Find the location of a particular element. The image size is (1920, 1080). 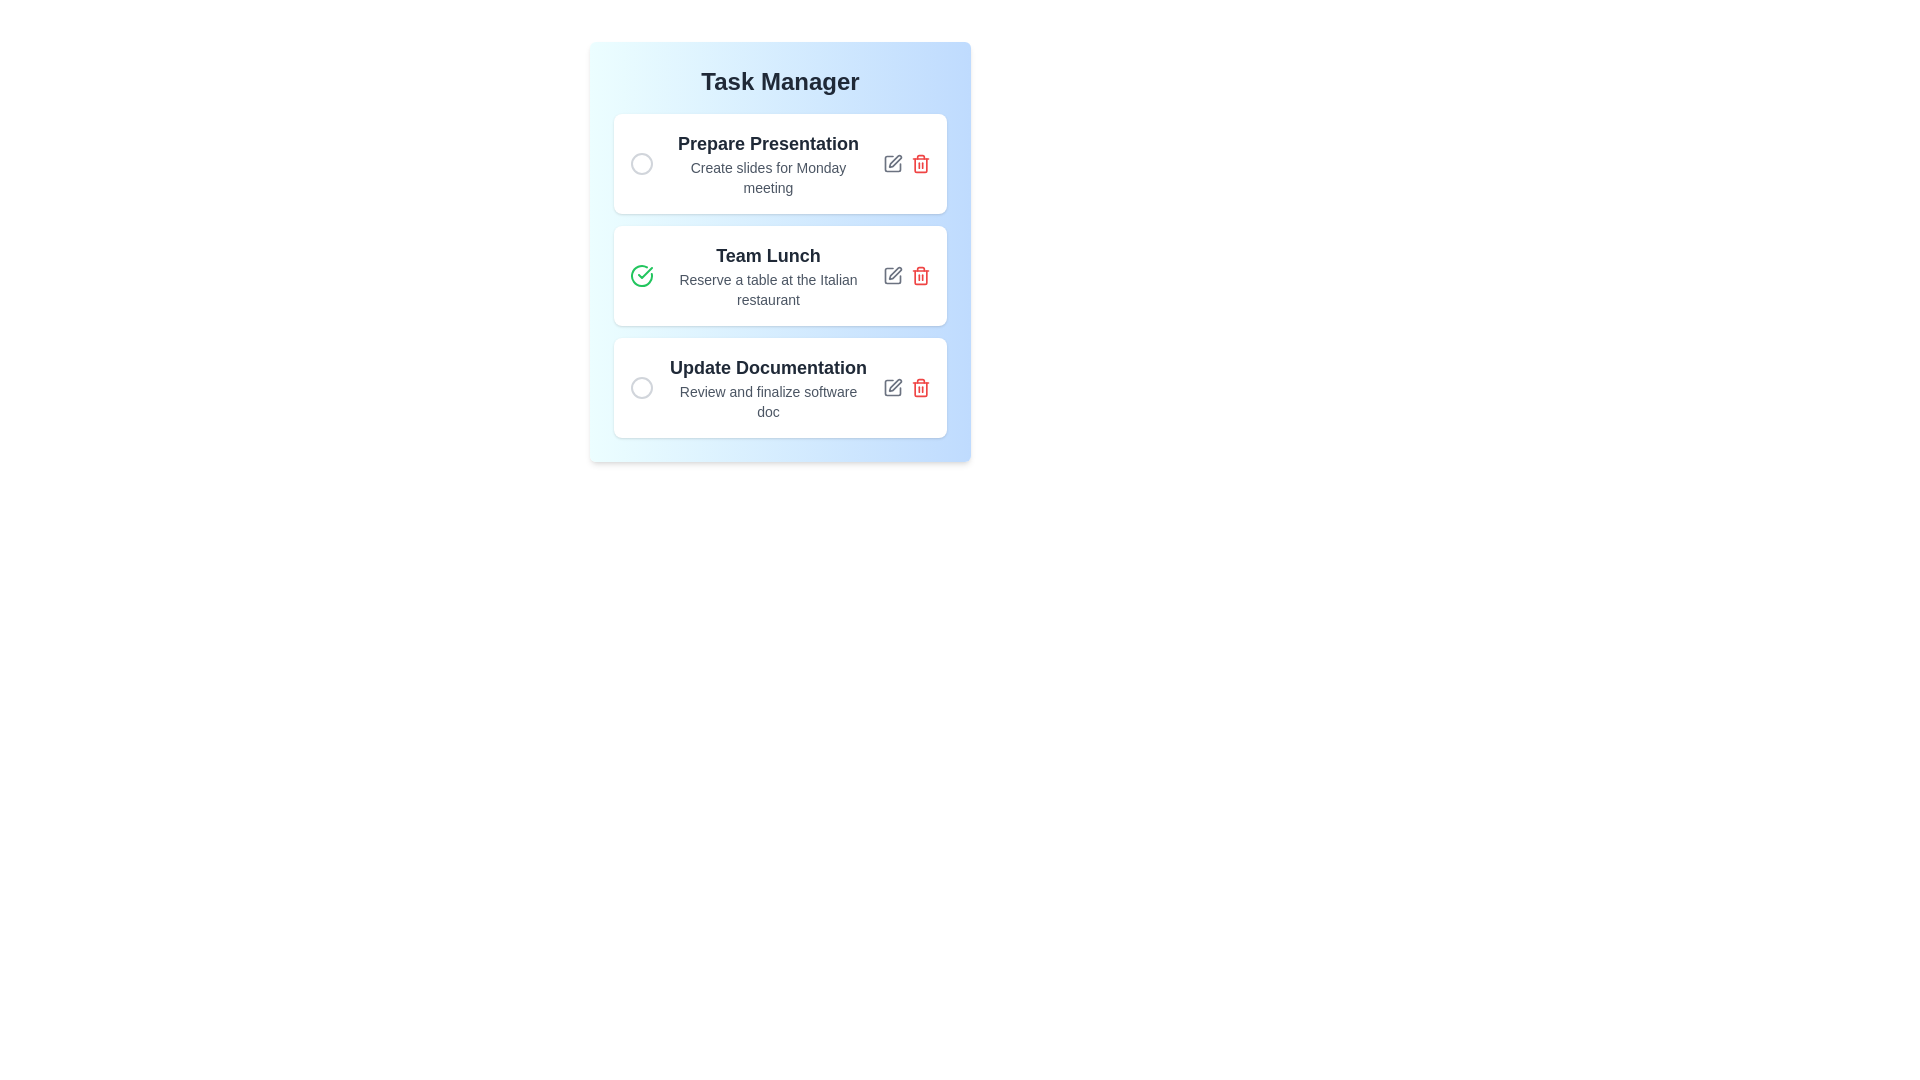

the delete button for the task titled Update Documentation is located at coordinates (920, 388).